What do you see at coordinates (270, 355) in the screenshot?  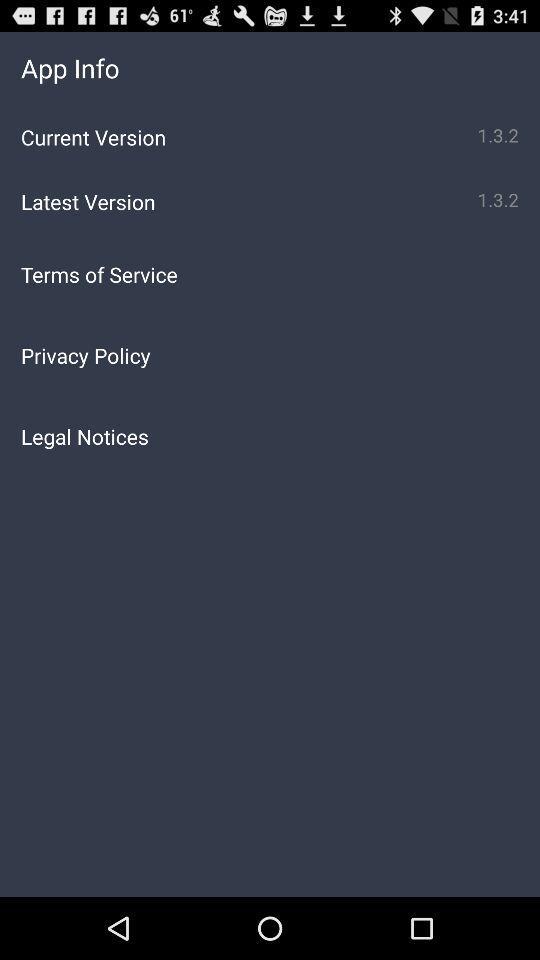 I see `the privacy policy icon` at bounding box center [270, 355].